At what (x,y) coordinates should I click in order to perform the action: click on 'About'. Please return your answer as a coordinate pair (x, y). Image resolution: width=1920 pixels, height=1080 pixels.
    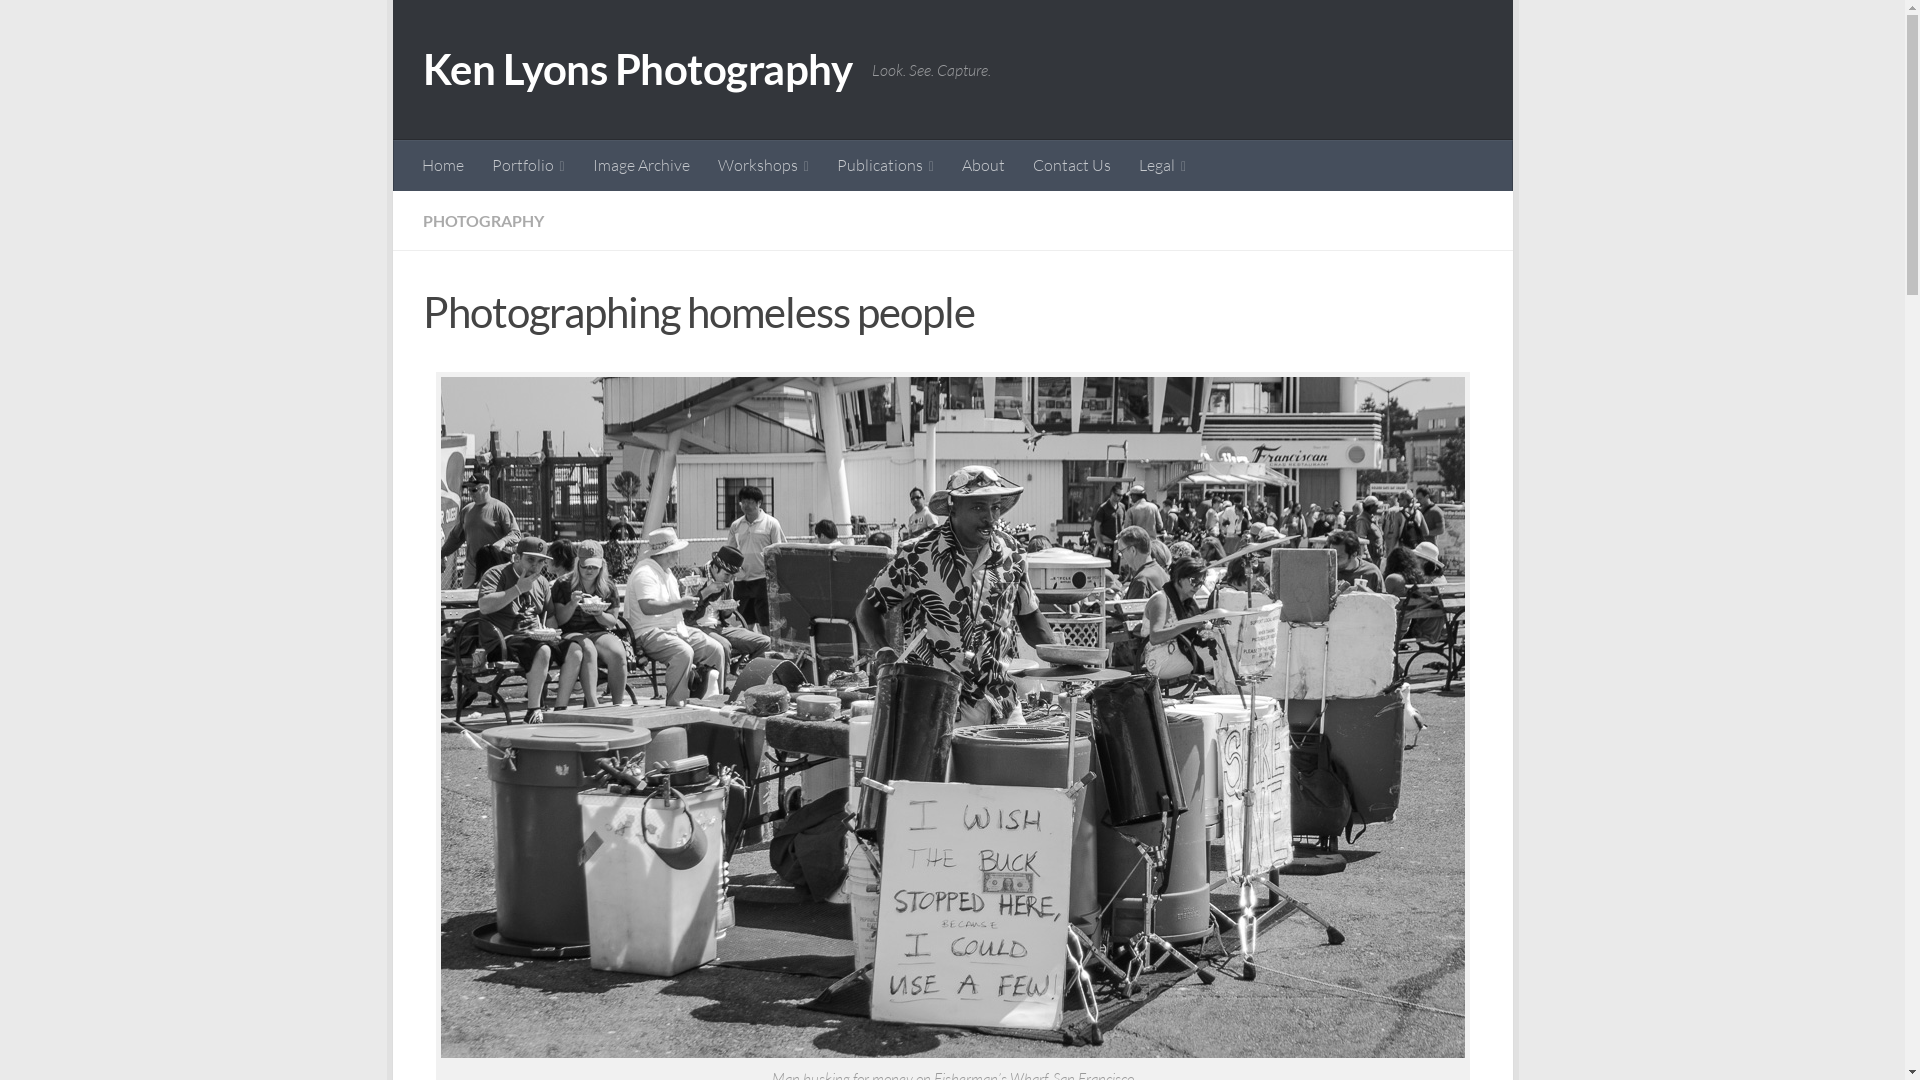
    Looking at the image, I should click on (947, 164).